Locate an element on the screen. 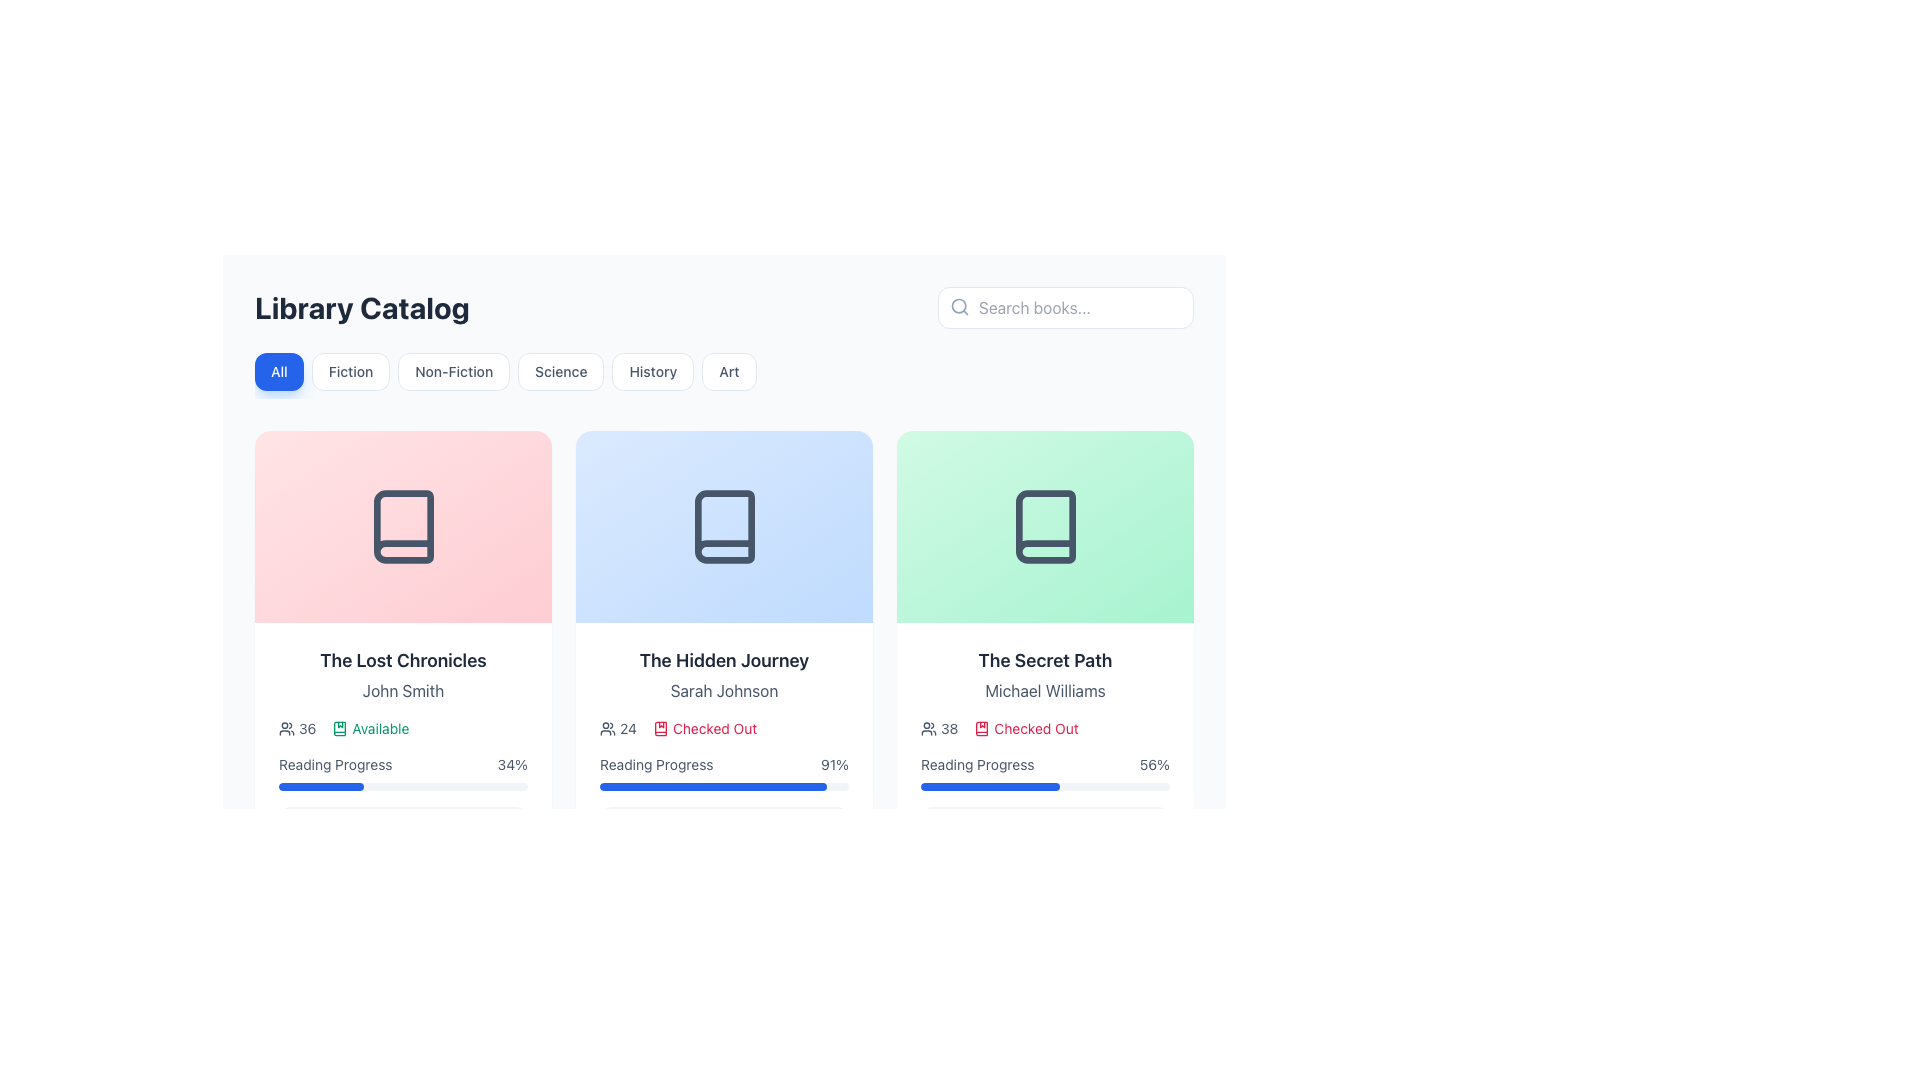 Image resolution: width=1920 pixels, height=1080 pixels. the 'Science' button, which is a rectangular button with slightly rounded corners, white background, and dark grey text, to filter items by the Science category is located at coordinates (560, 371).